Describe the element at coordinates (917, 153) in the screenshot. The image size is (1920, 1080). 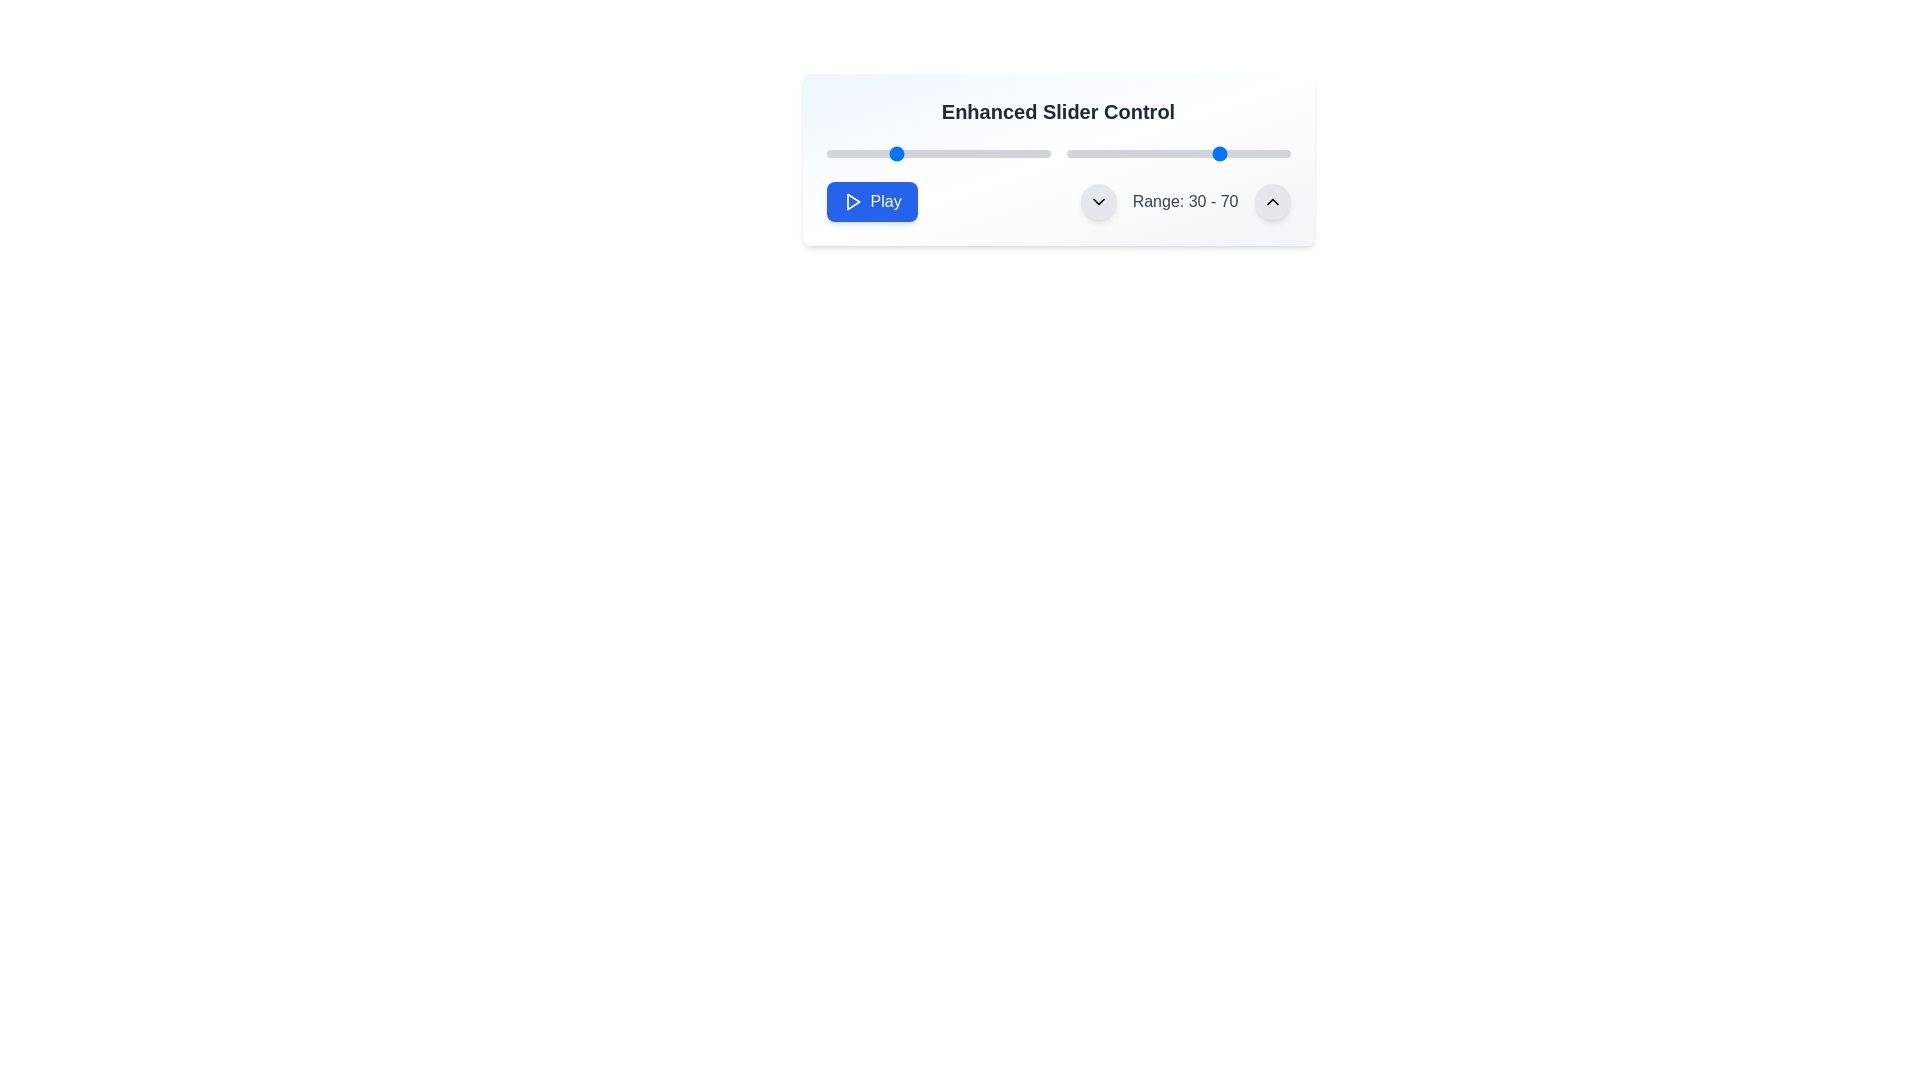
I see `the slider` at that location.